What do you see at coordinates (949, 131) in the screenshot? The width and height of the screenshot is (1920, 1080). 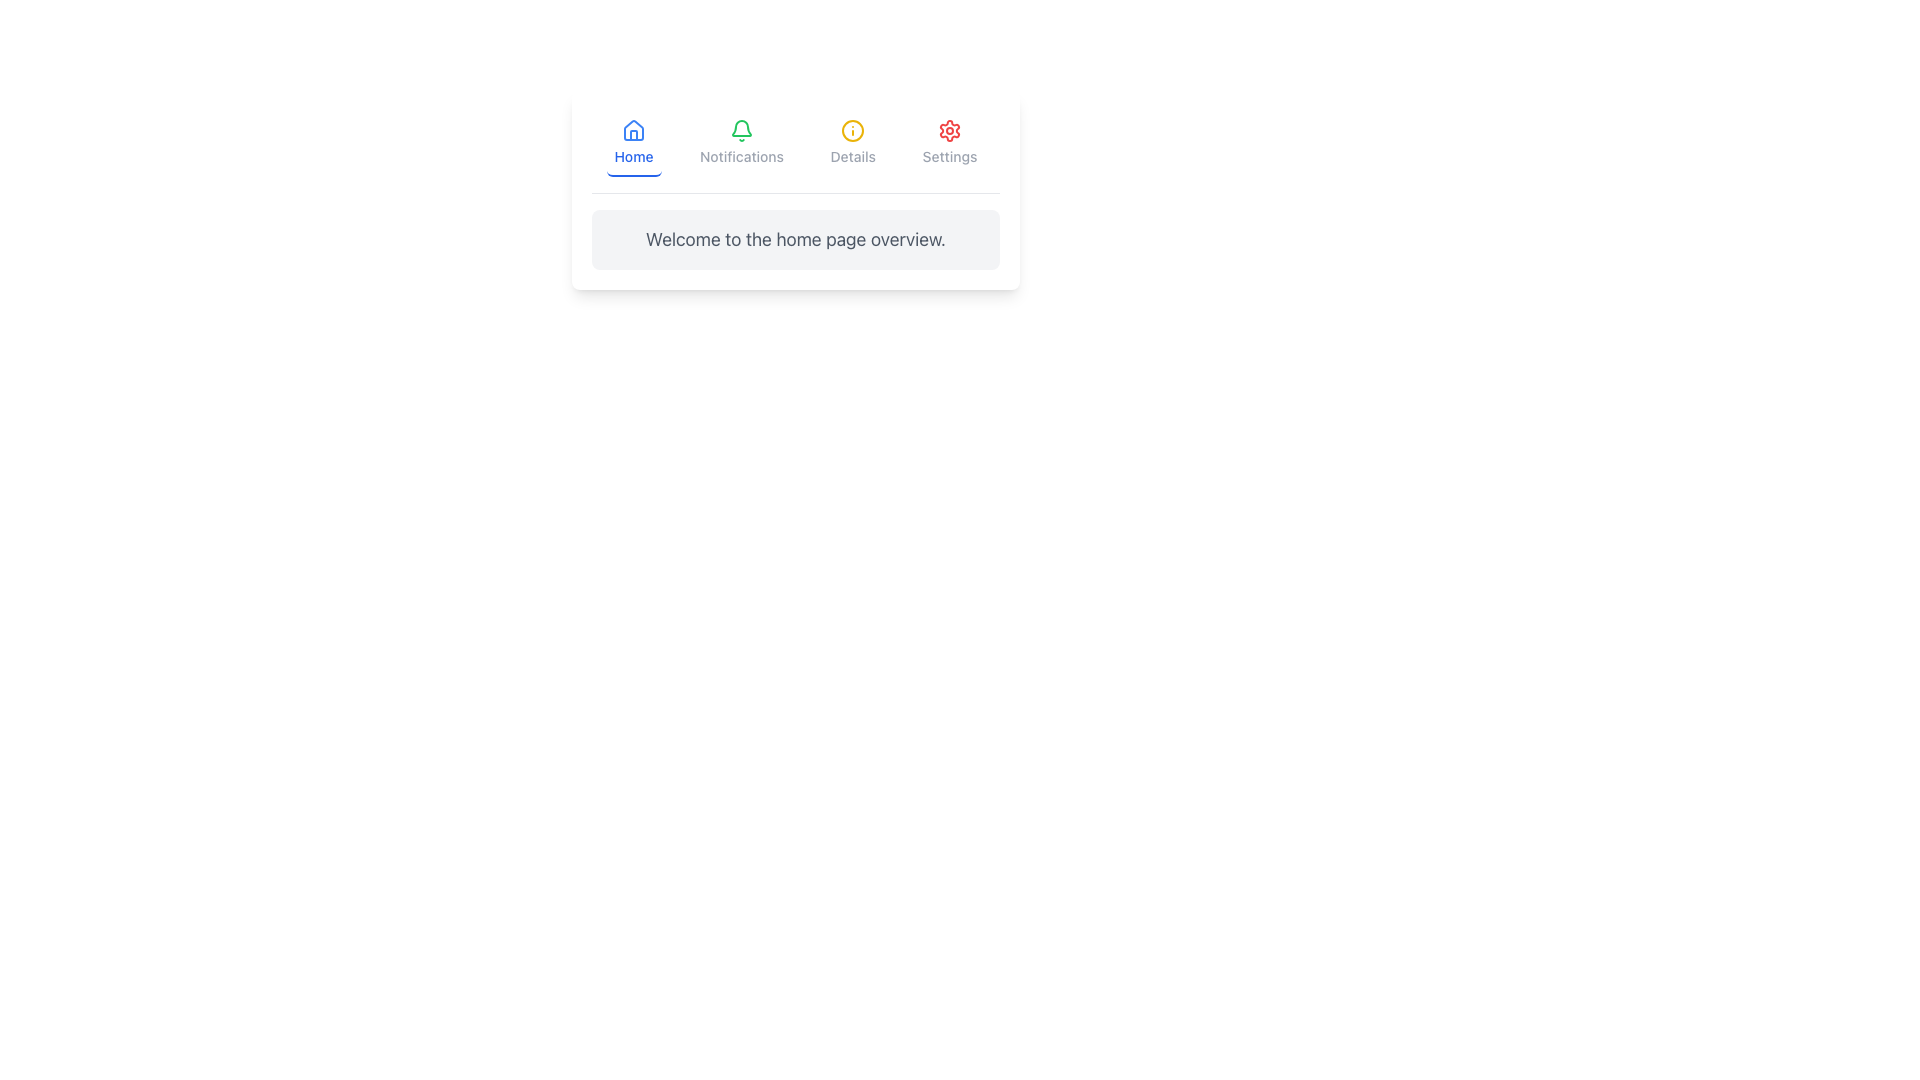 I see `the red gear-shaped icon located at the top-right corner of the interface, which is the last item in the row of navigation icons` at bounding box center [949, 131].